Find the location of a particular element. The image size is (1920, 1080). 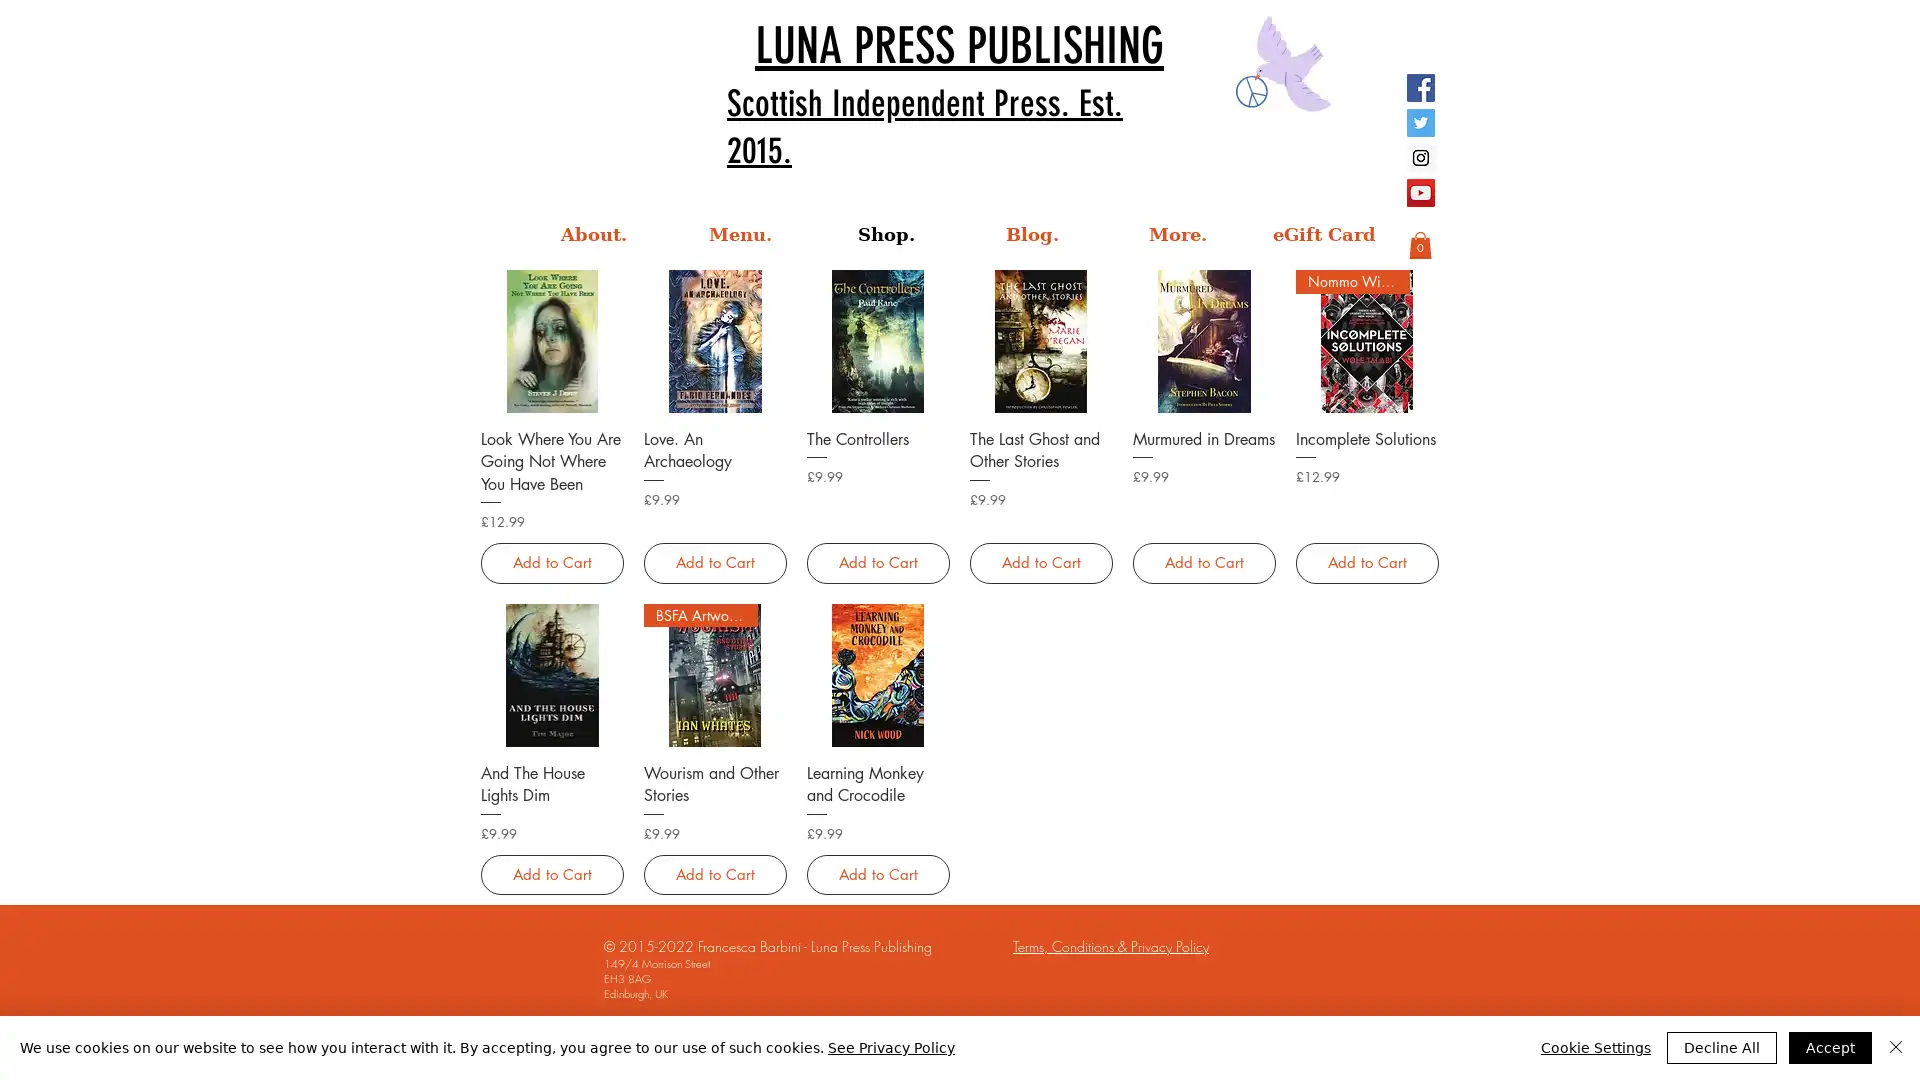

Cart with 0 items is located at coordinates (1419, 244).